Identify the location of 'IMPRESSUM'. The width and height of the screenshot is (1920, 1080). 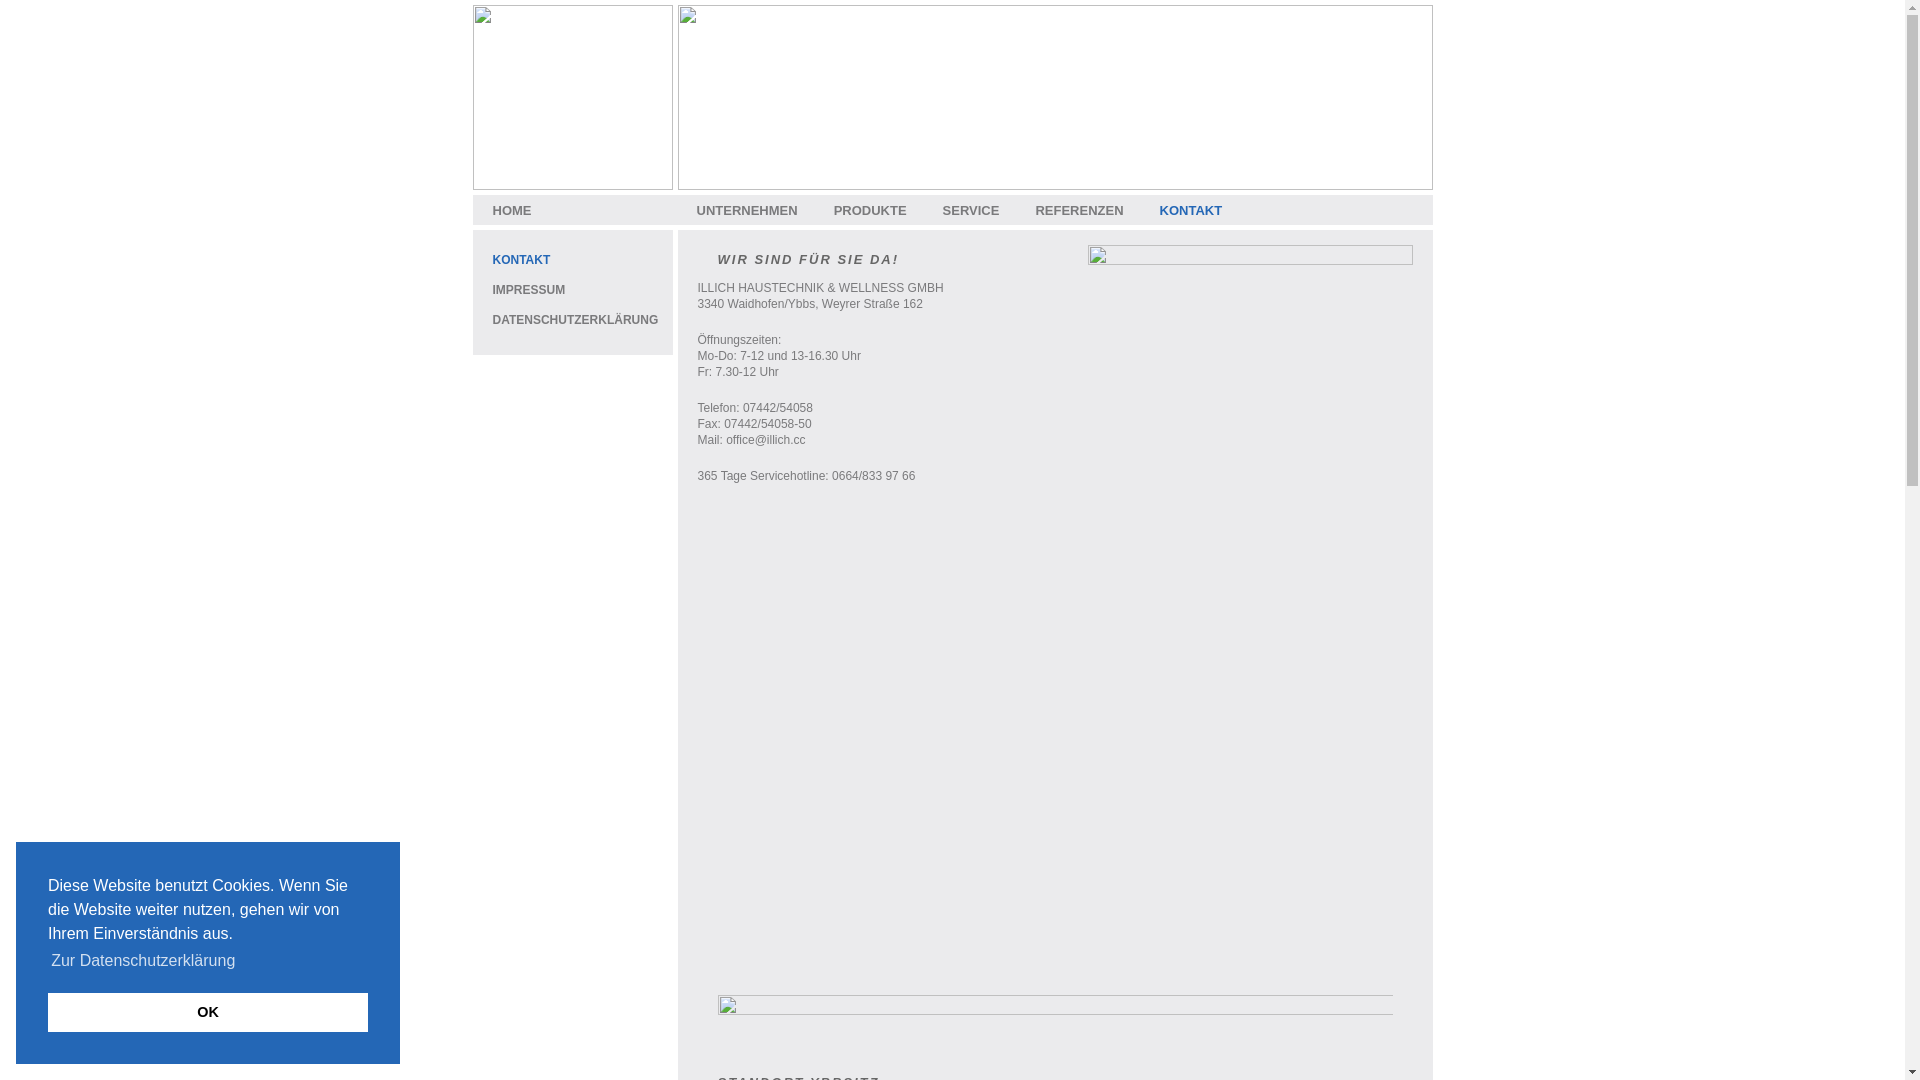
(528, 289).